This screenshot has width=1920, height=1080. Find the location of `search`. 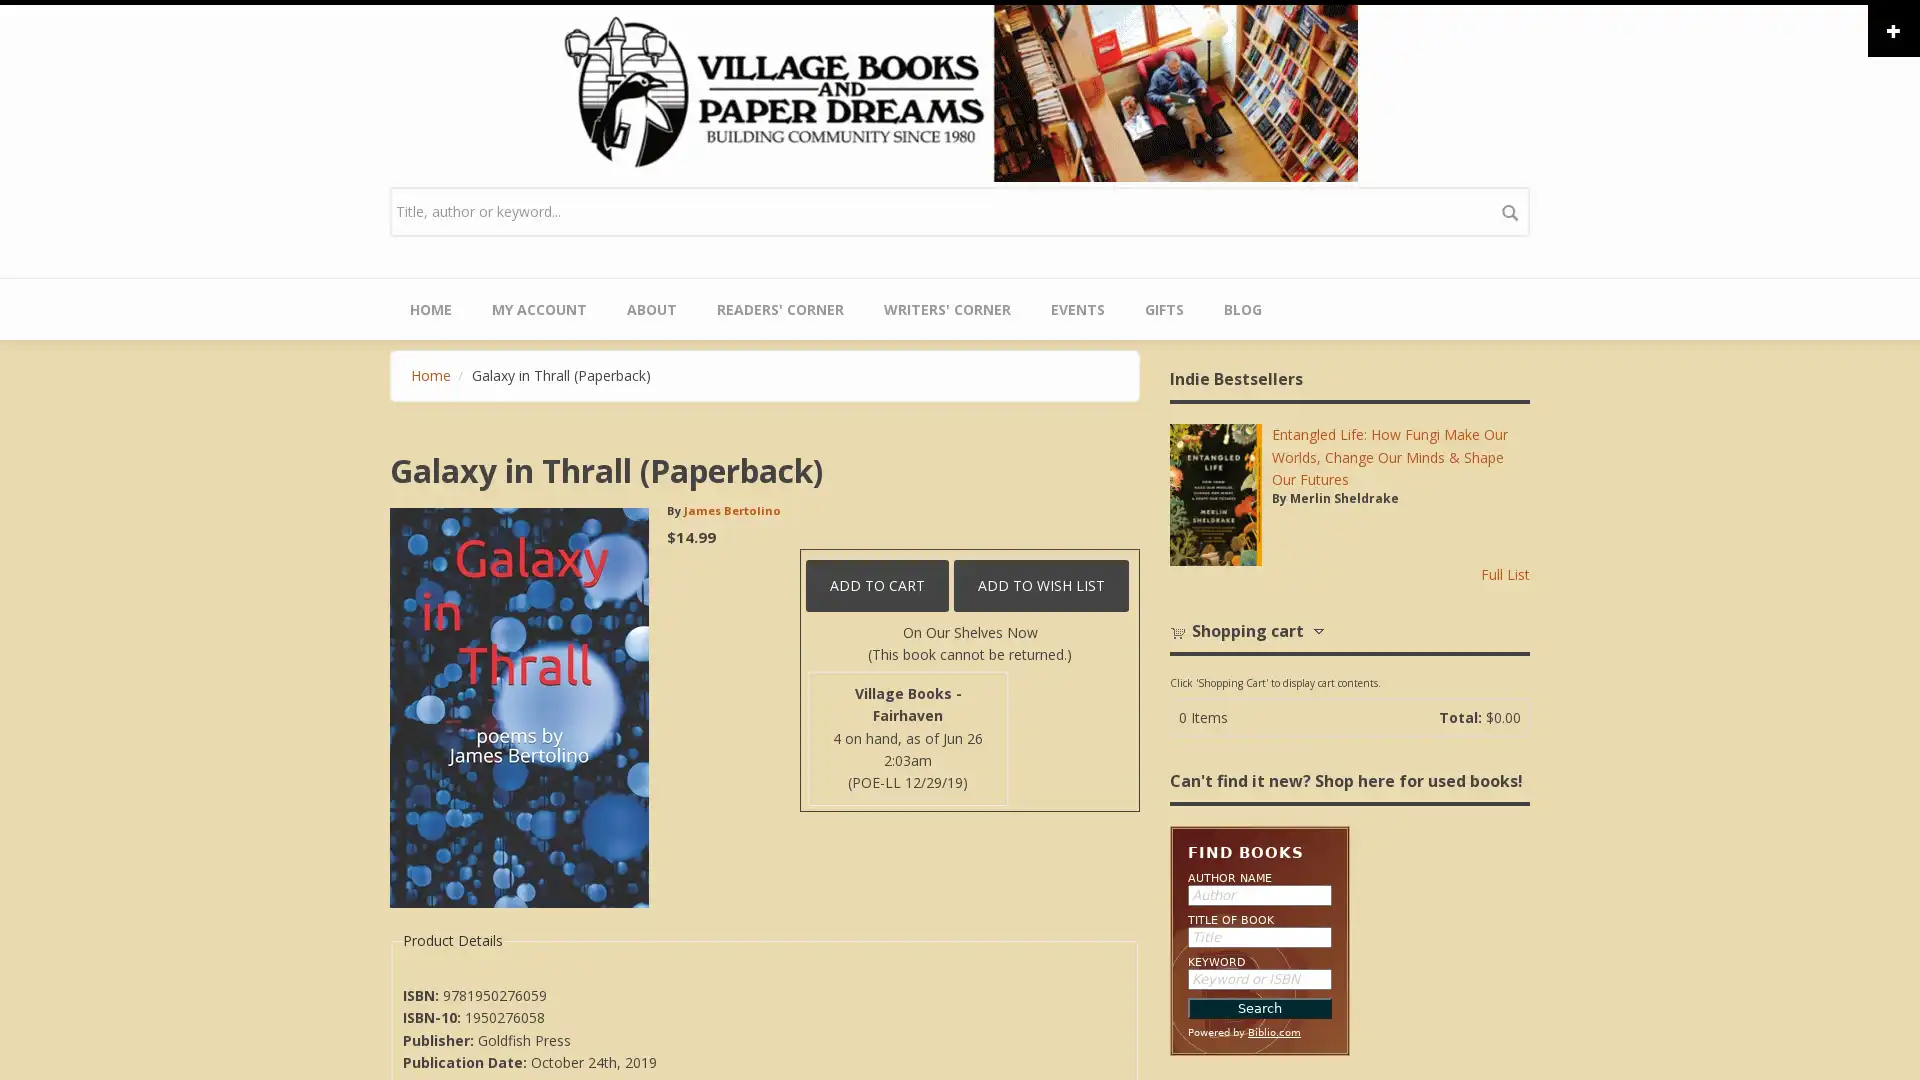

search is located at coordinates (1510, 212).